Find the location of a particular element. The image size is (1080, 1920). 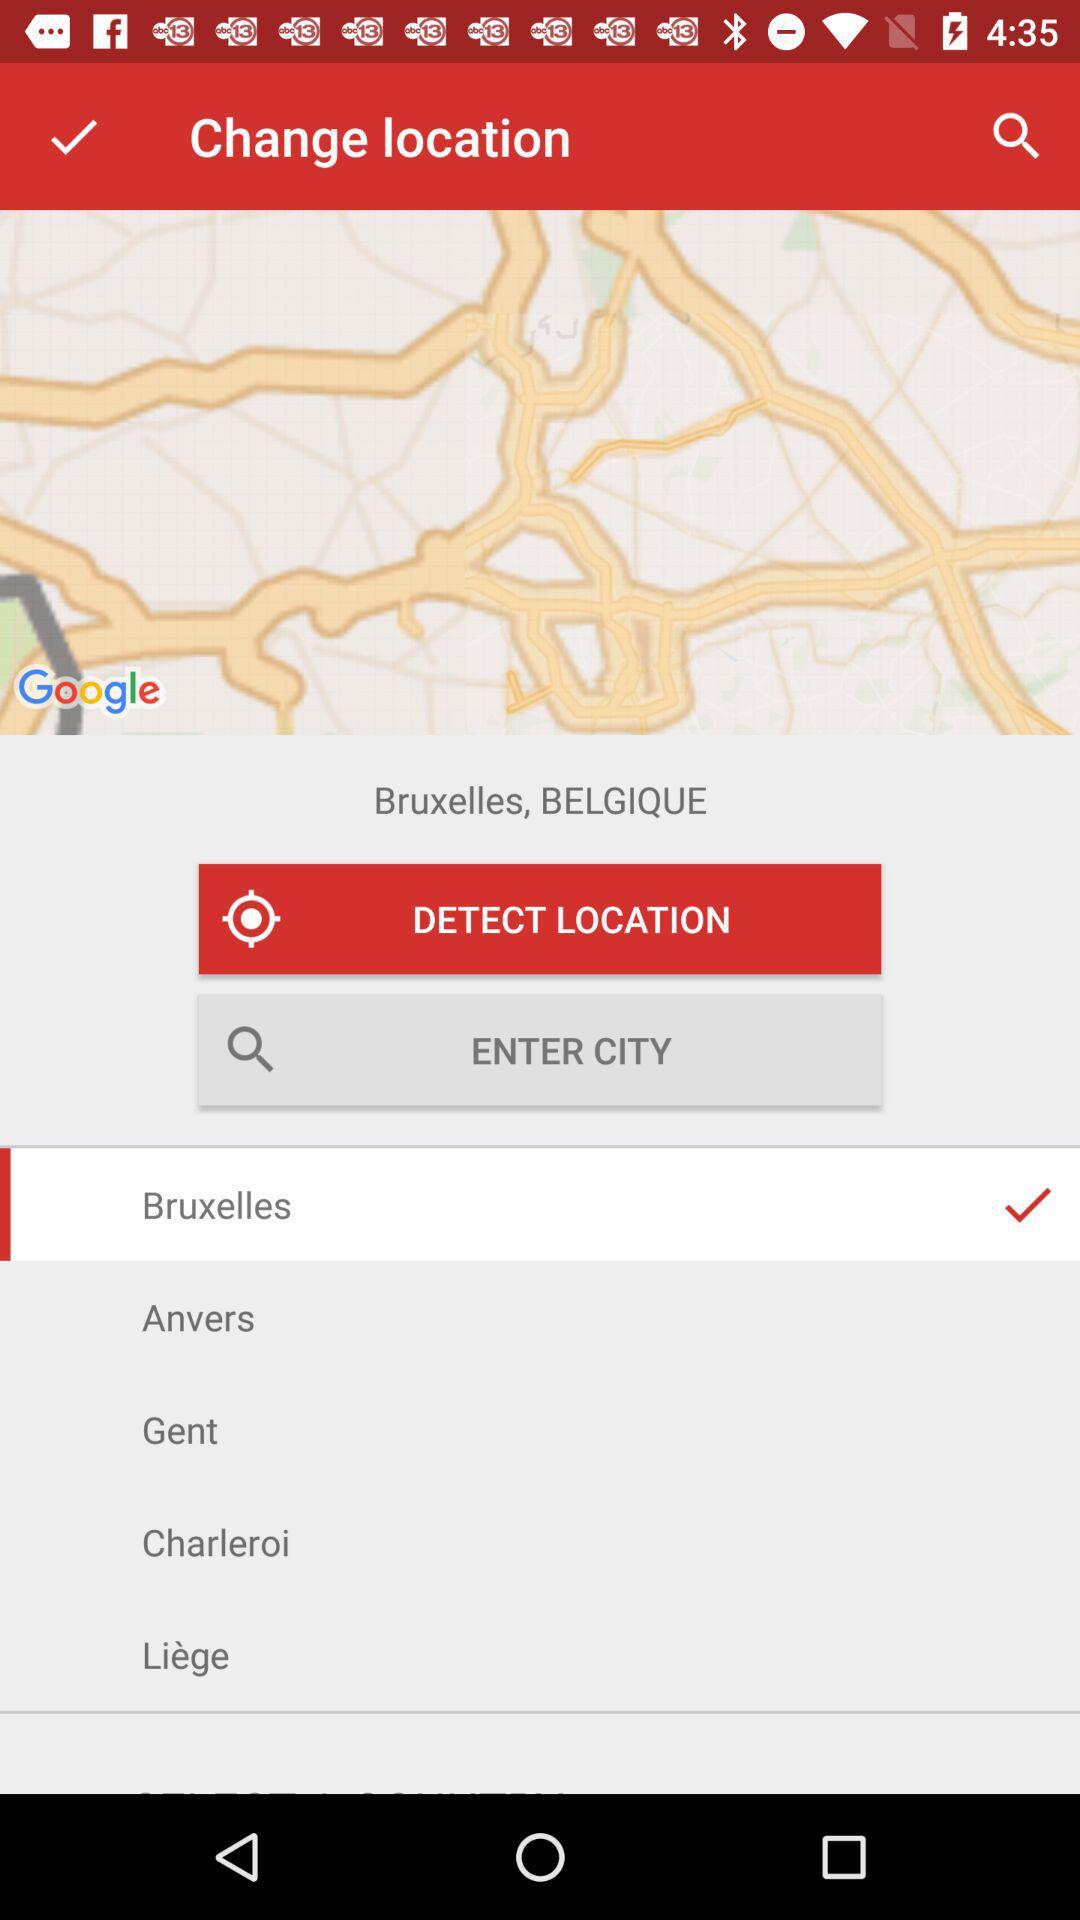

the text field of search is located at coordinates (540, 1049).